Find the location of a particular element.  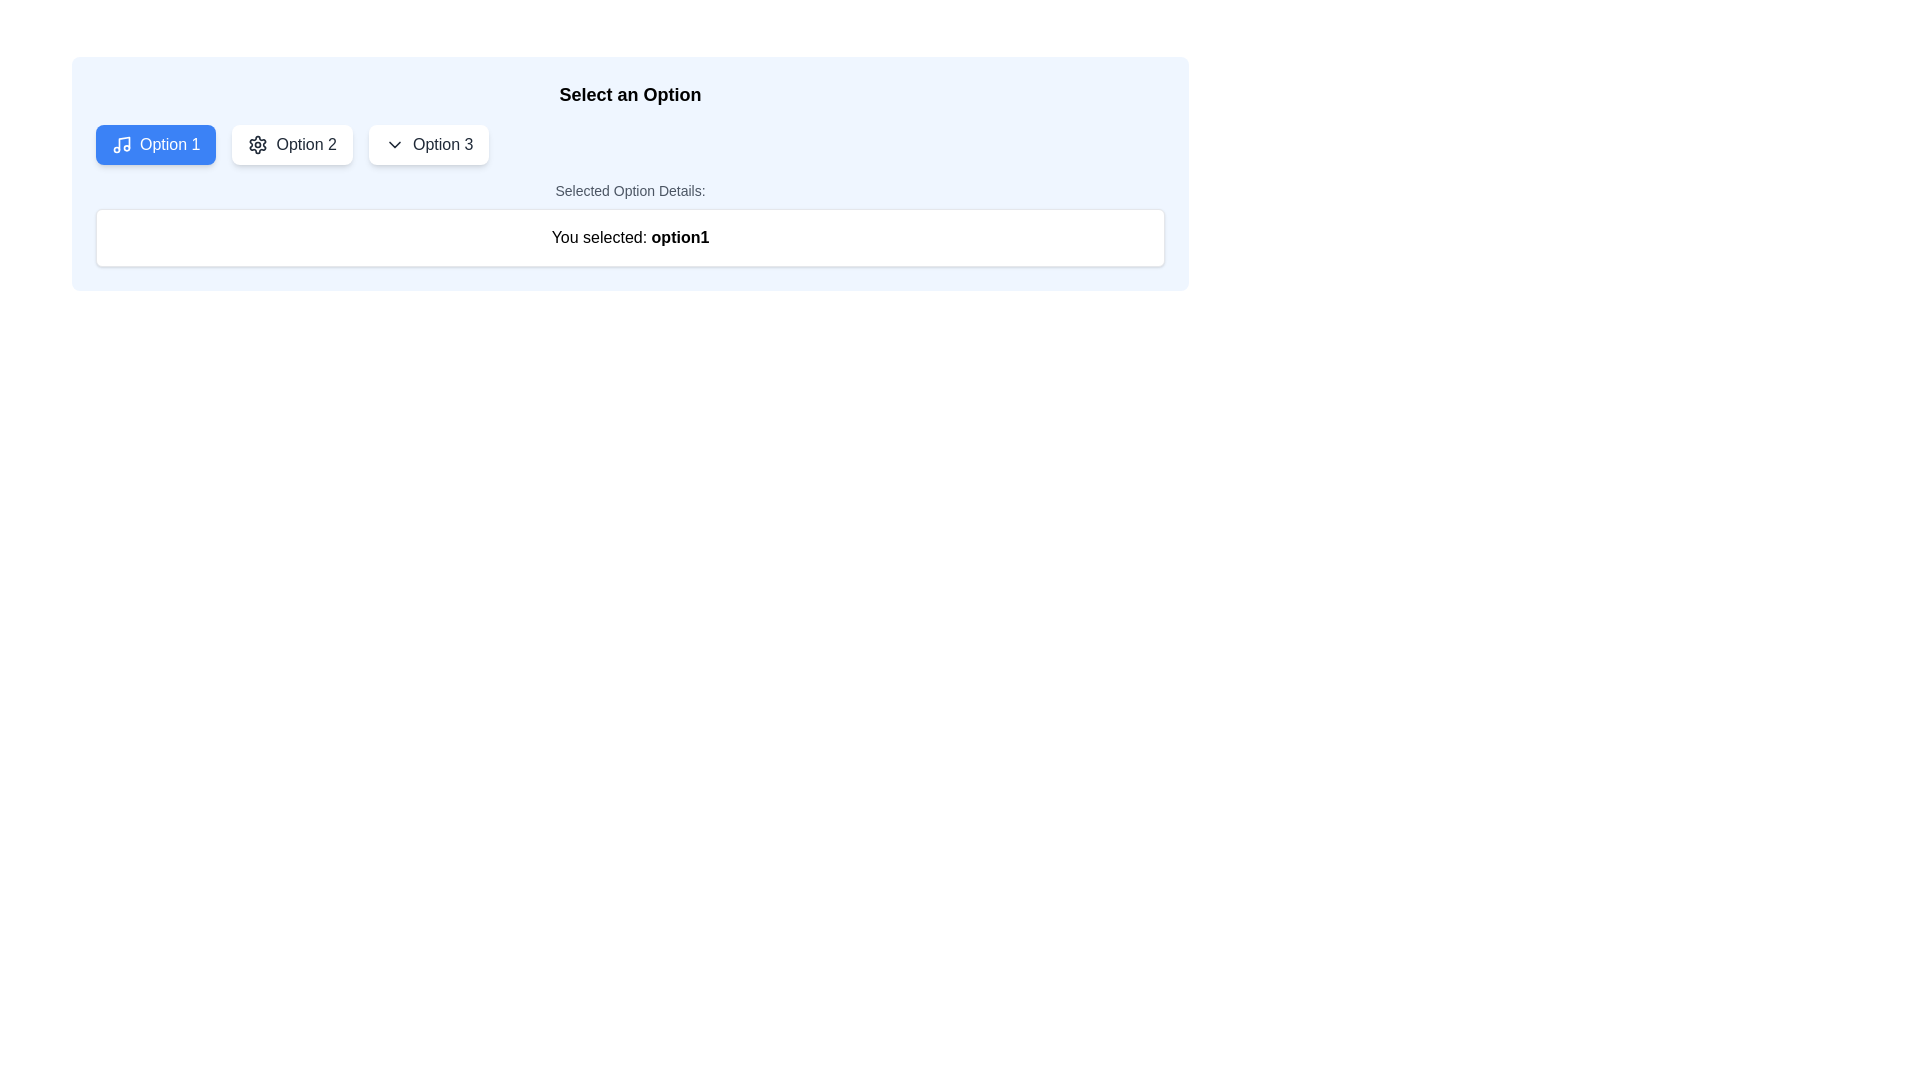

the settings icon, which is a small gear shape located within the 'Option 2' button next to the text label 'Option 2' is located at coordinates (257, 144).